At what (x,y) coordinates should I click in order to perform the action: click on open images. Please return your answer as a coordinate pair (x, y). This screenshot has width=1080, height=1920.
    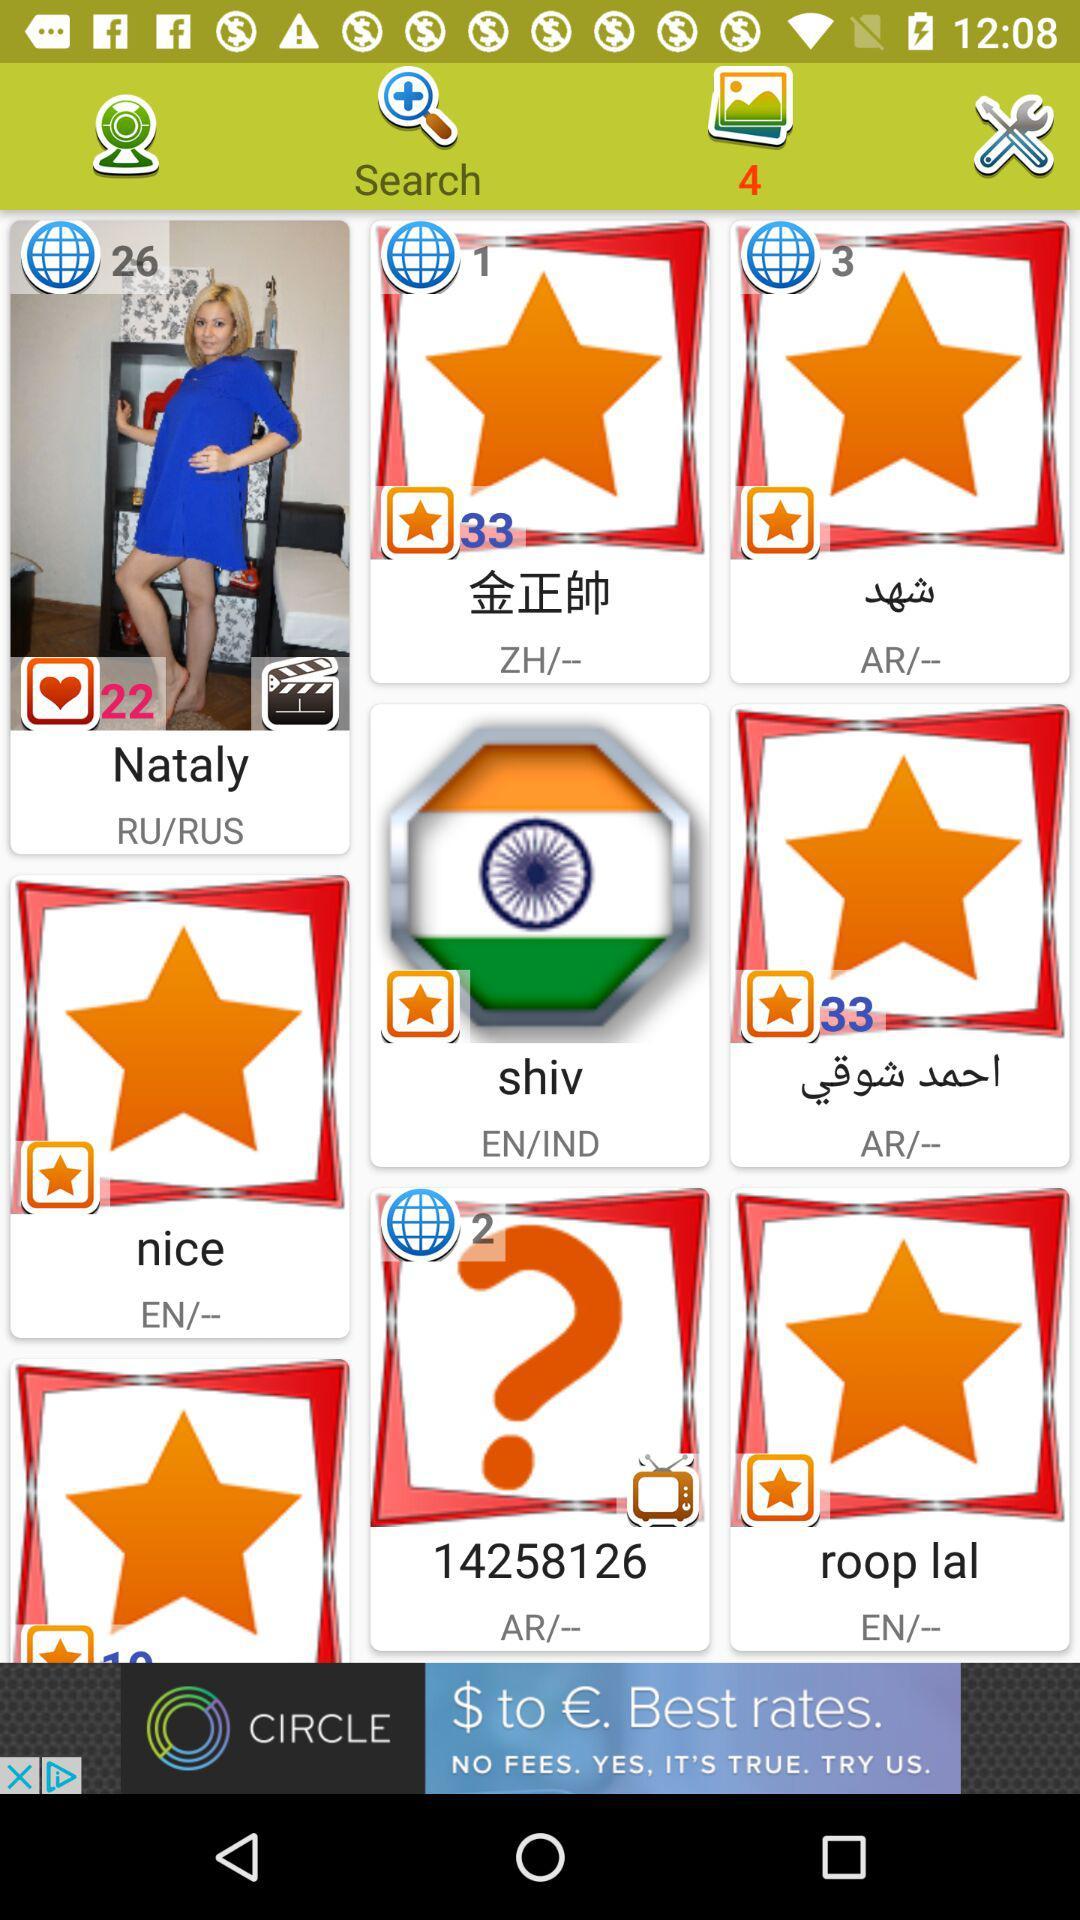
    Looking at the image, I should click on (180, 1043).